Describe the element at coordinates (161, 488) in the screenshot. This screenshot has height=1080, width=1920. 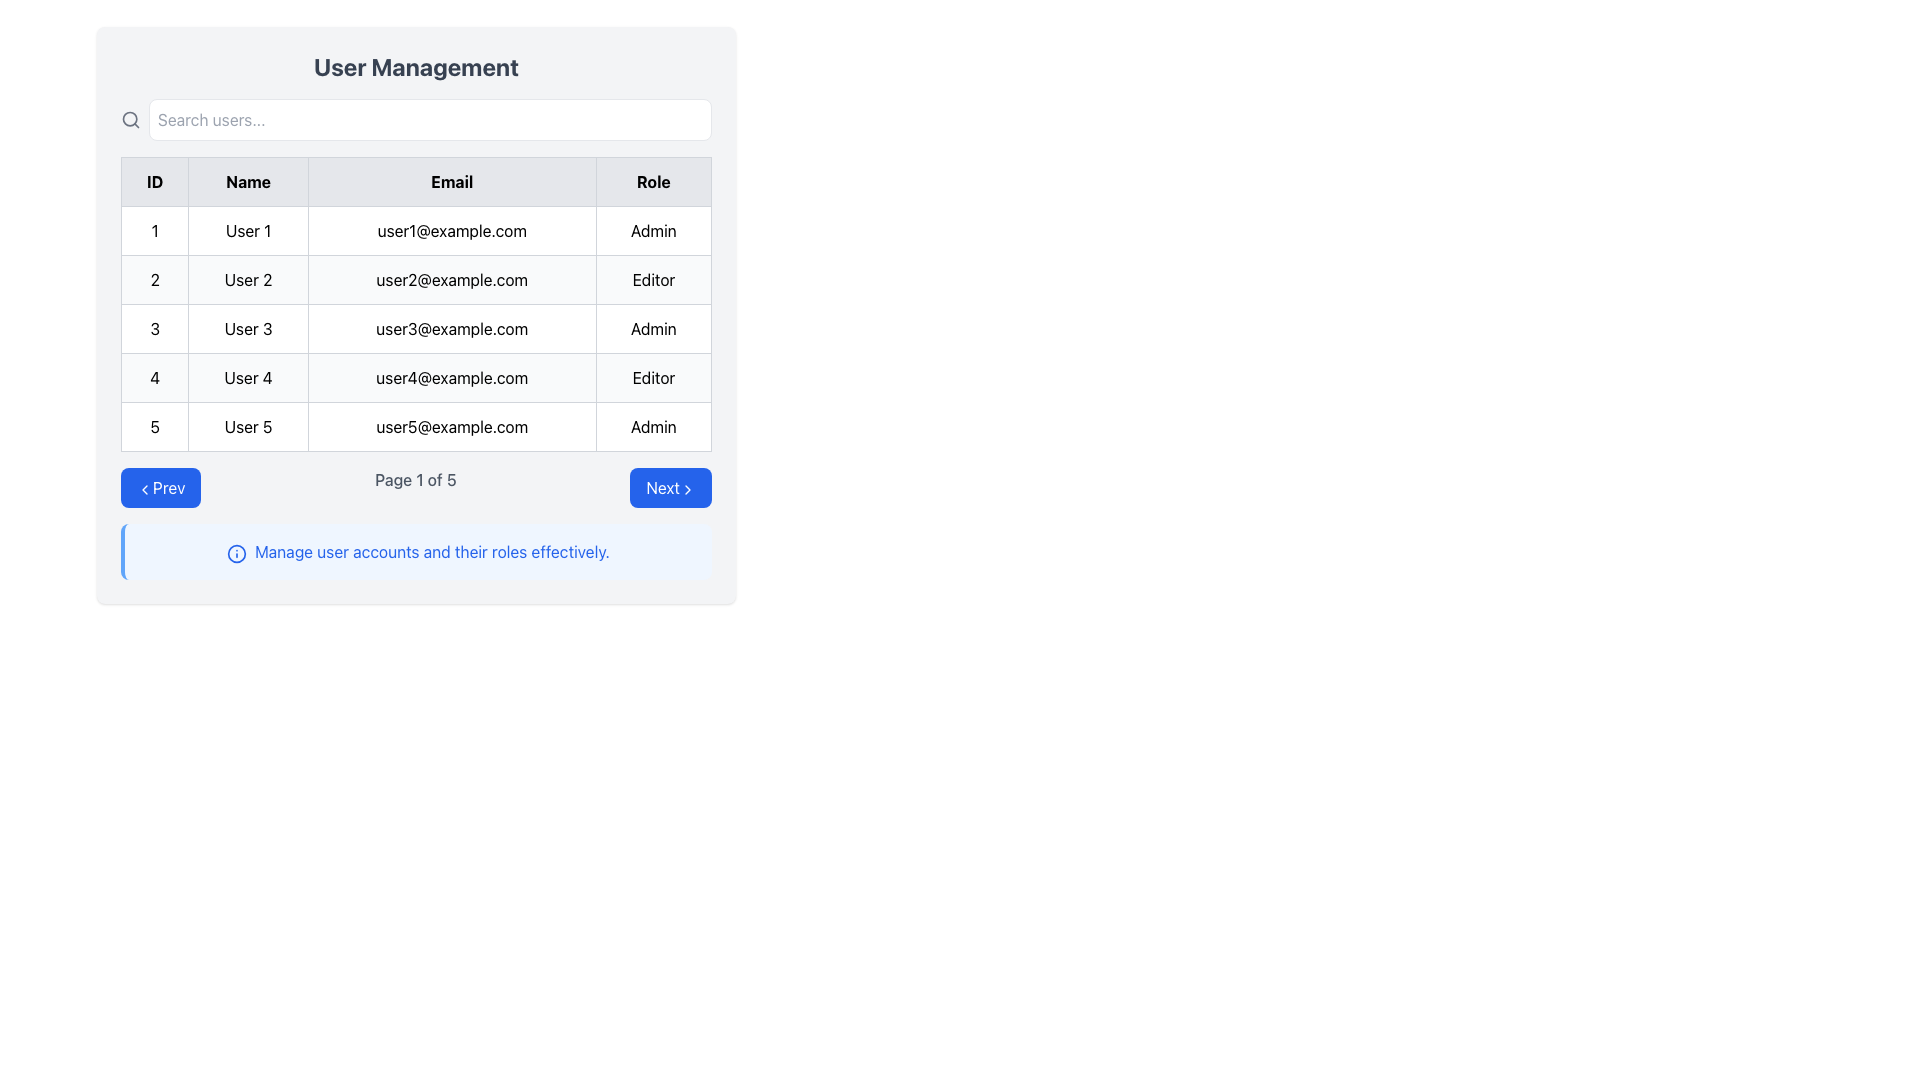
I see `the blue 'Prev' button with rounded edges` at that location.